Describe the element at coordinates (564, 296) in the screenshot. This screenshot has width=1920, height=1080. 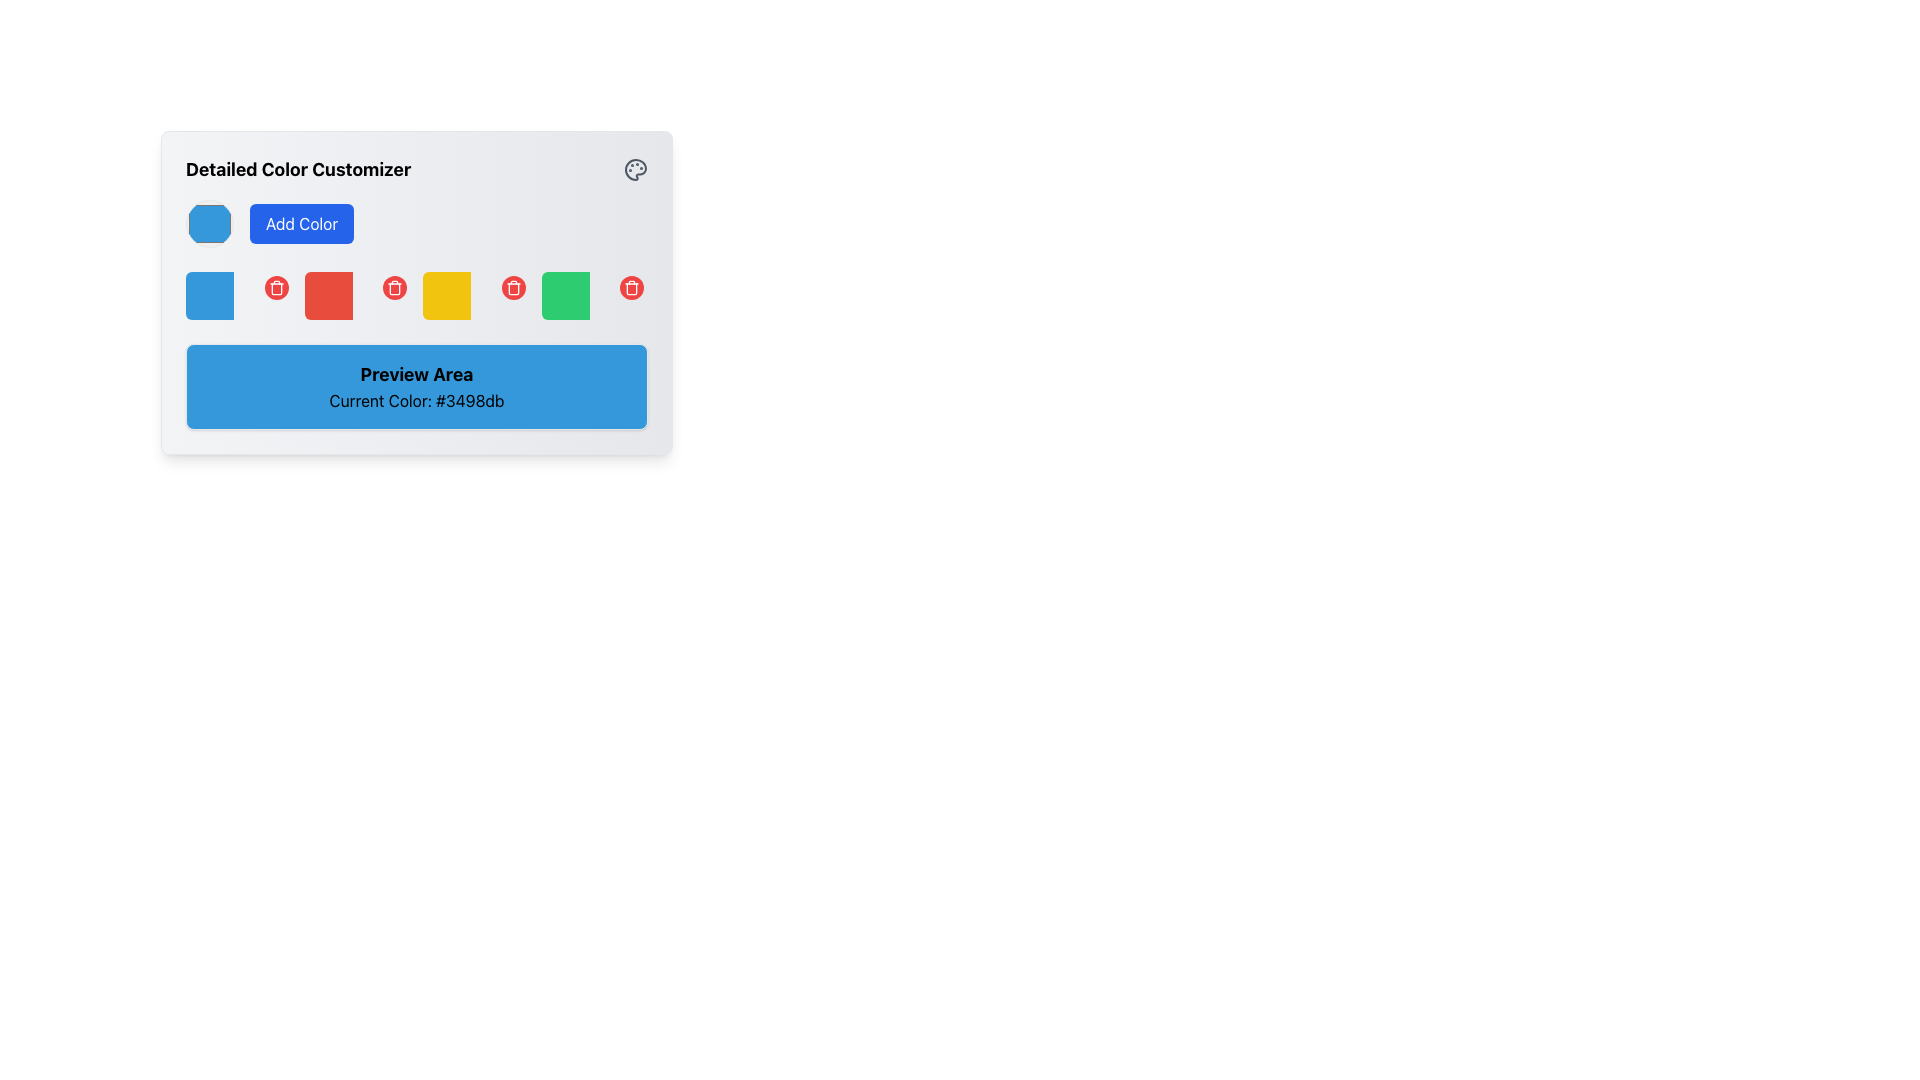
I see `the rightmost green square in the color customization tool` at that location.